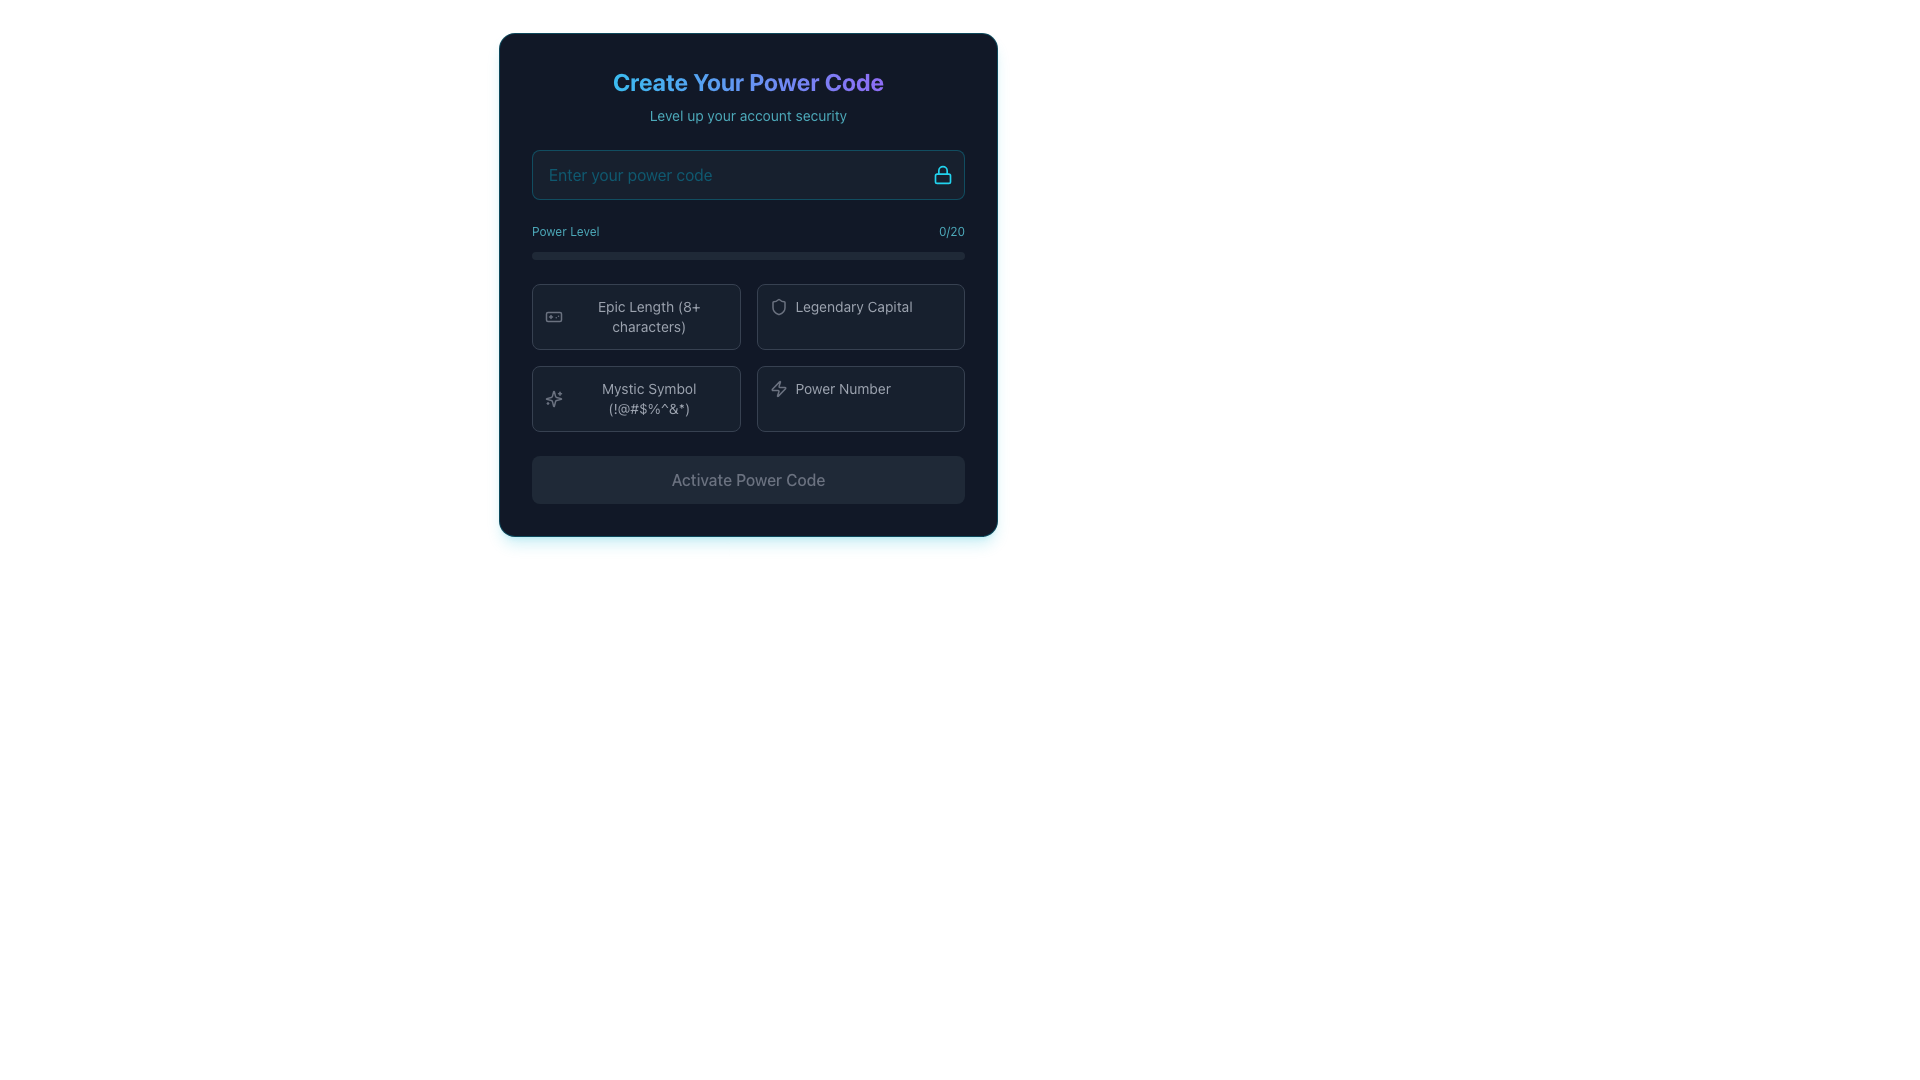 The width and height of the screenshot is (1920, 1080). Describe the element at coordinates (860, 307) in the screenshot. I see `the 'Legendary Capital' selectable label featuring a shield-like icon` at that location.